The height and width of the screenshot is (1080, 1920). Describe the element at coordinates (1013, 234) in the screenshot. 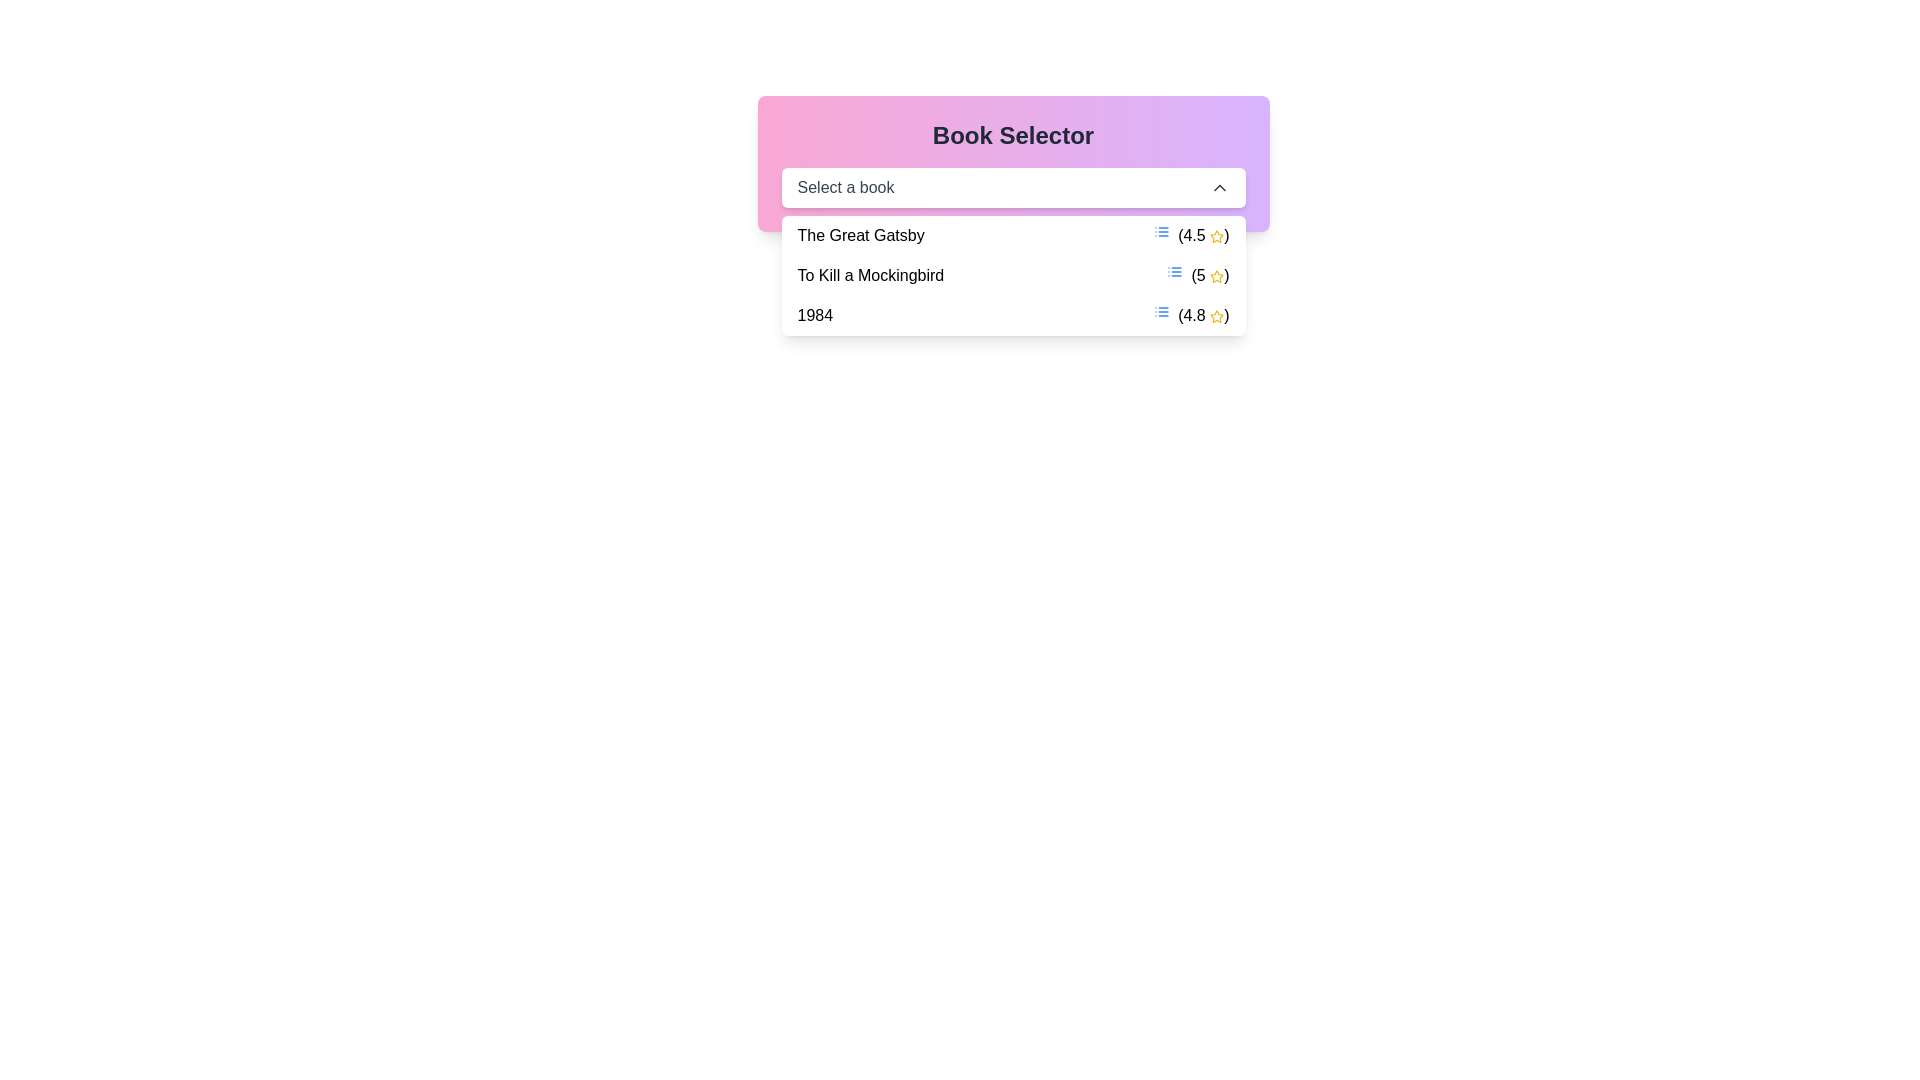

I see `the first selectable option in the dropdown menu labeled 'Select a book' to choose 'The Great Gatsby'` at that location.